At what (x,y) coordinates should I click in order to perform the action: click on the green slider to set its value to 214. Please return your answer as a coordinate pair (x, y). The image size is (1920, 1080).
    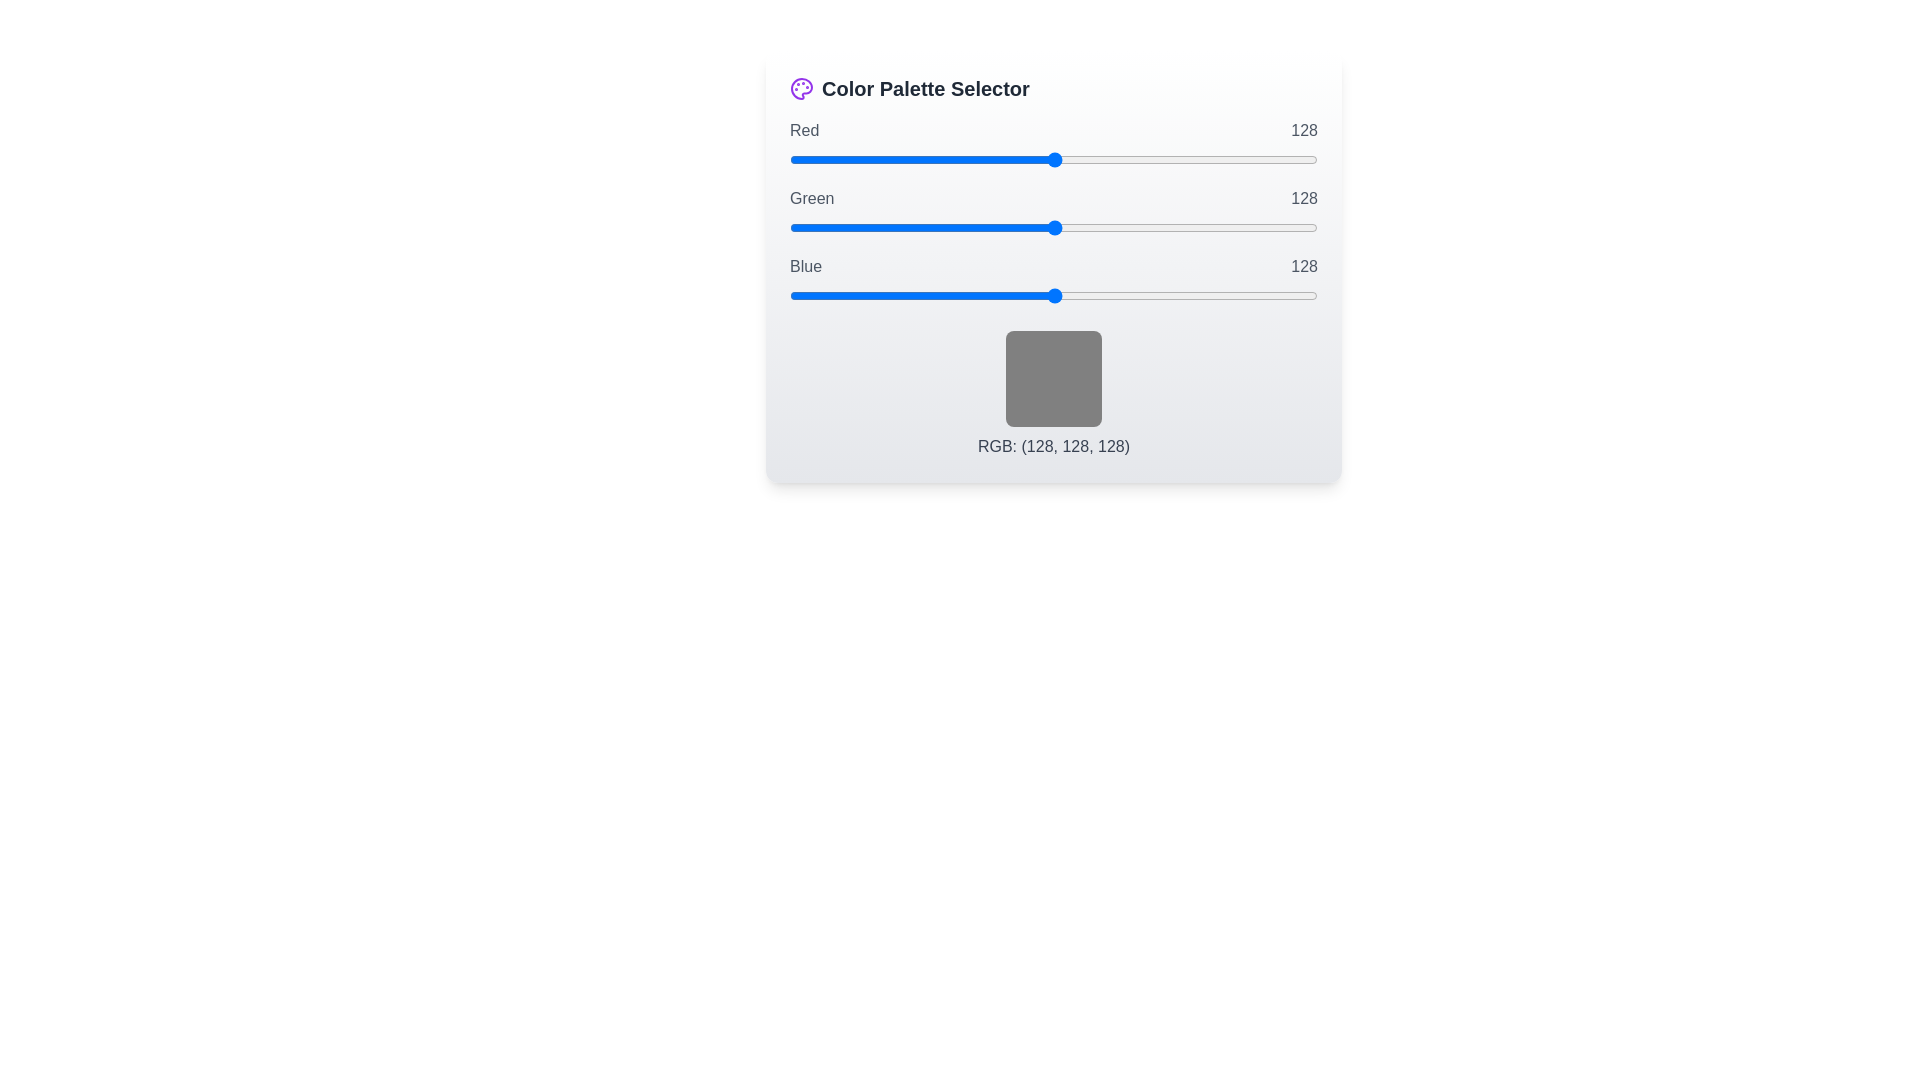
    Looking at the image, I should click on (1232, 226).